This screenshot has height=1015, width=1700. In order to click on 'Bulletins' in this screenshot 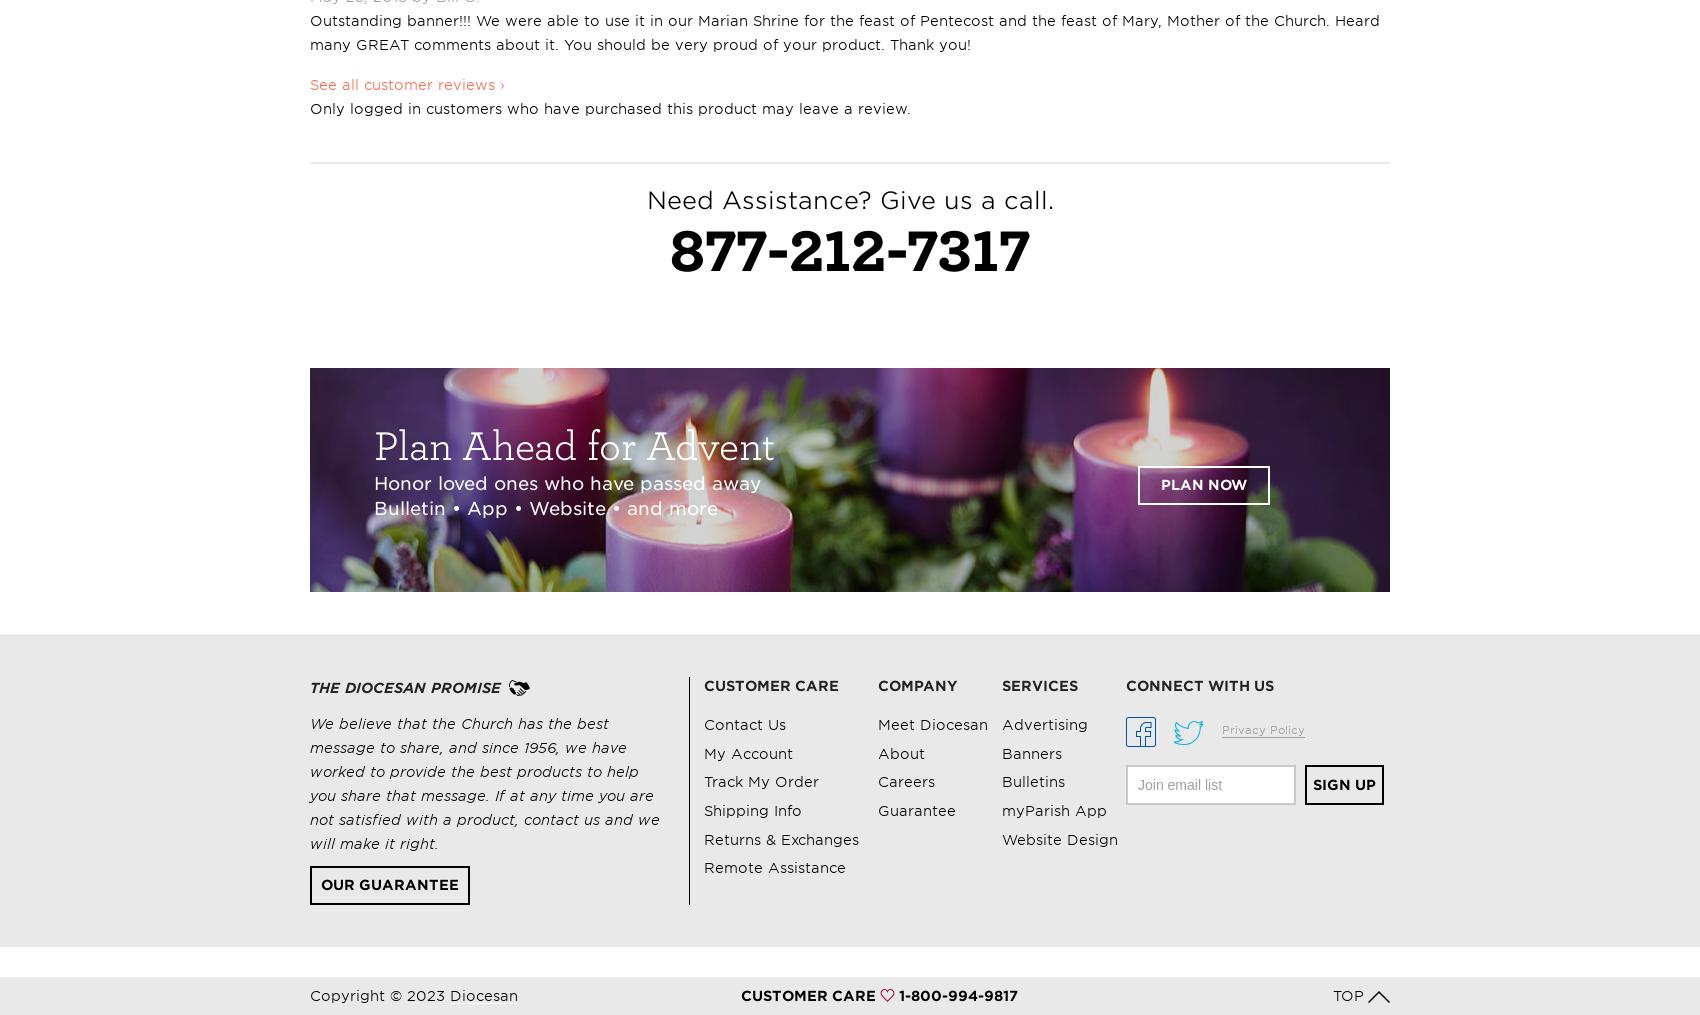, I will do `click(1032, 780)`.